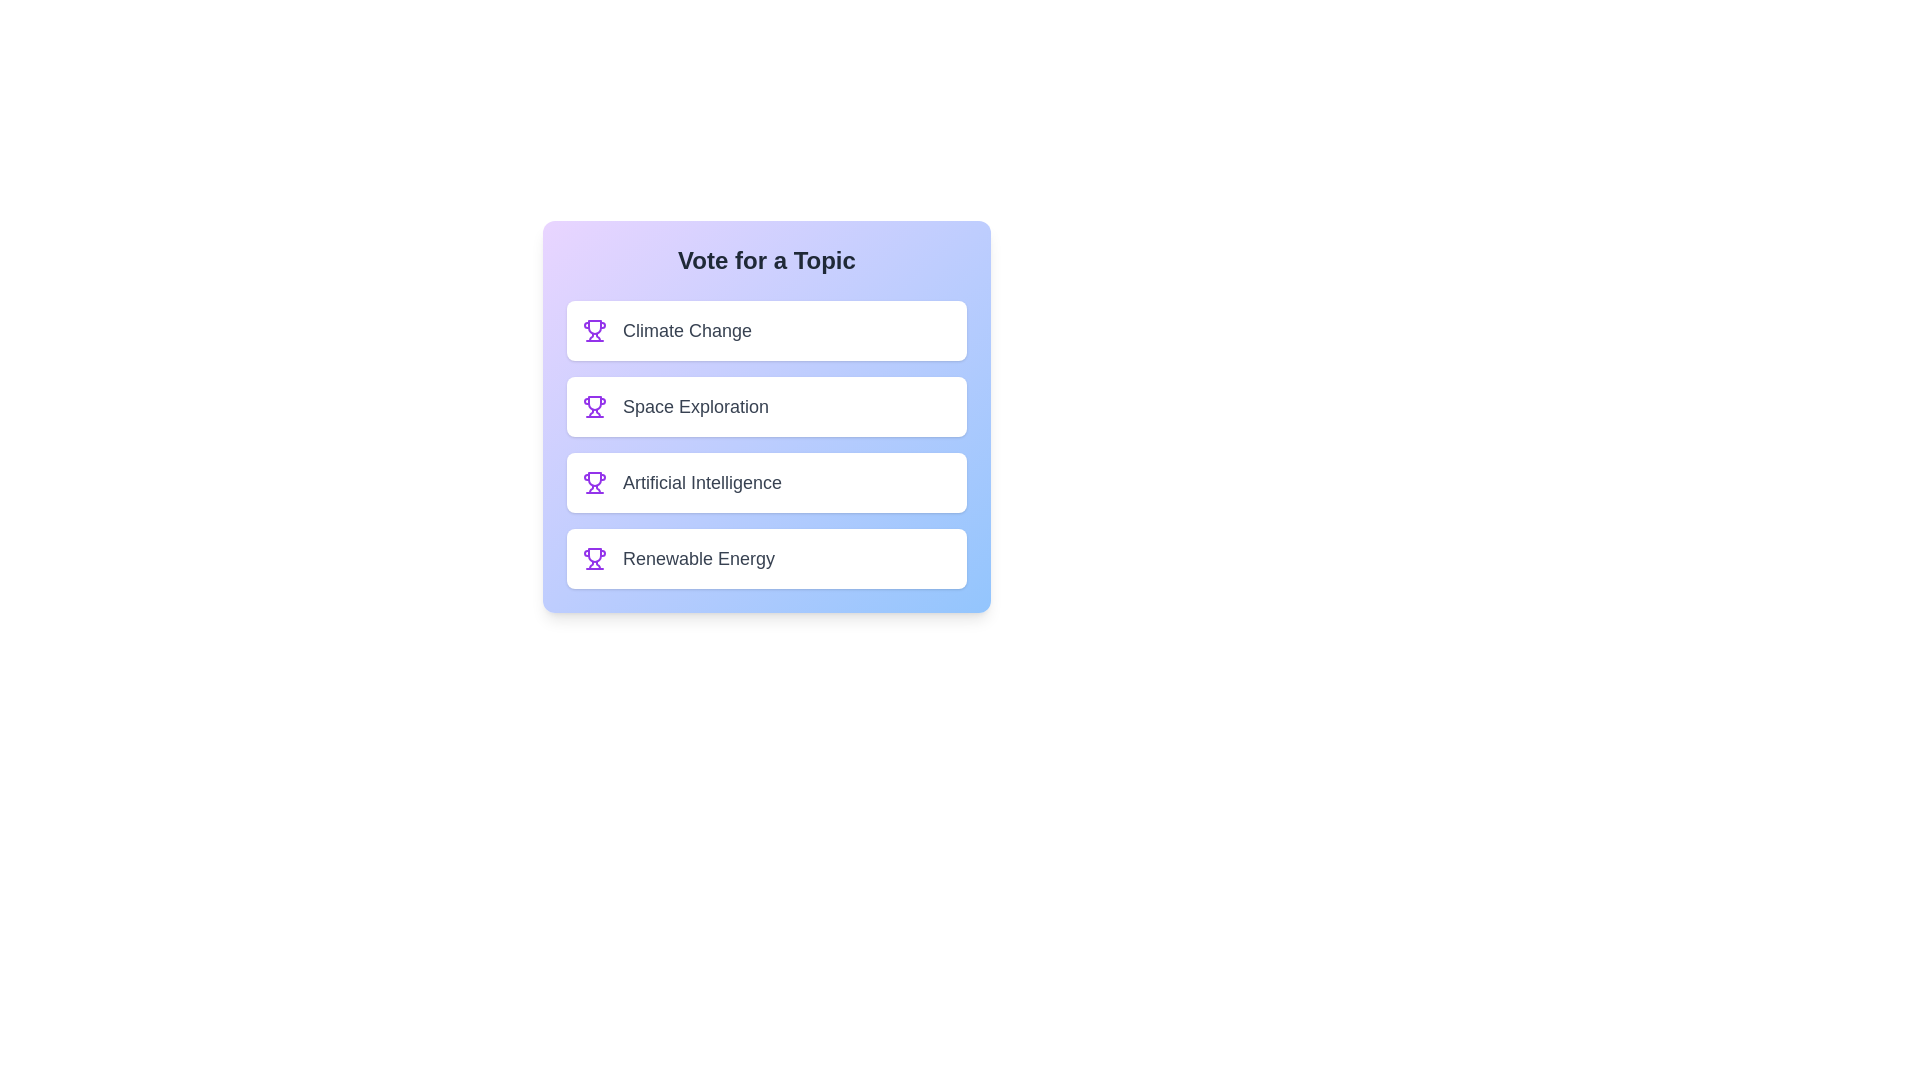 Image resolution: width=1920 pixels, height=1080 pixels. Describe the element at coordinates (766, 415) in the screenshot. I see `the second button labeled 'Space Exploration' with a purple trophy icon in the vertical list under 'Vote for a Topic'` at that location.